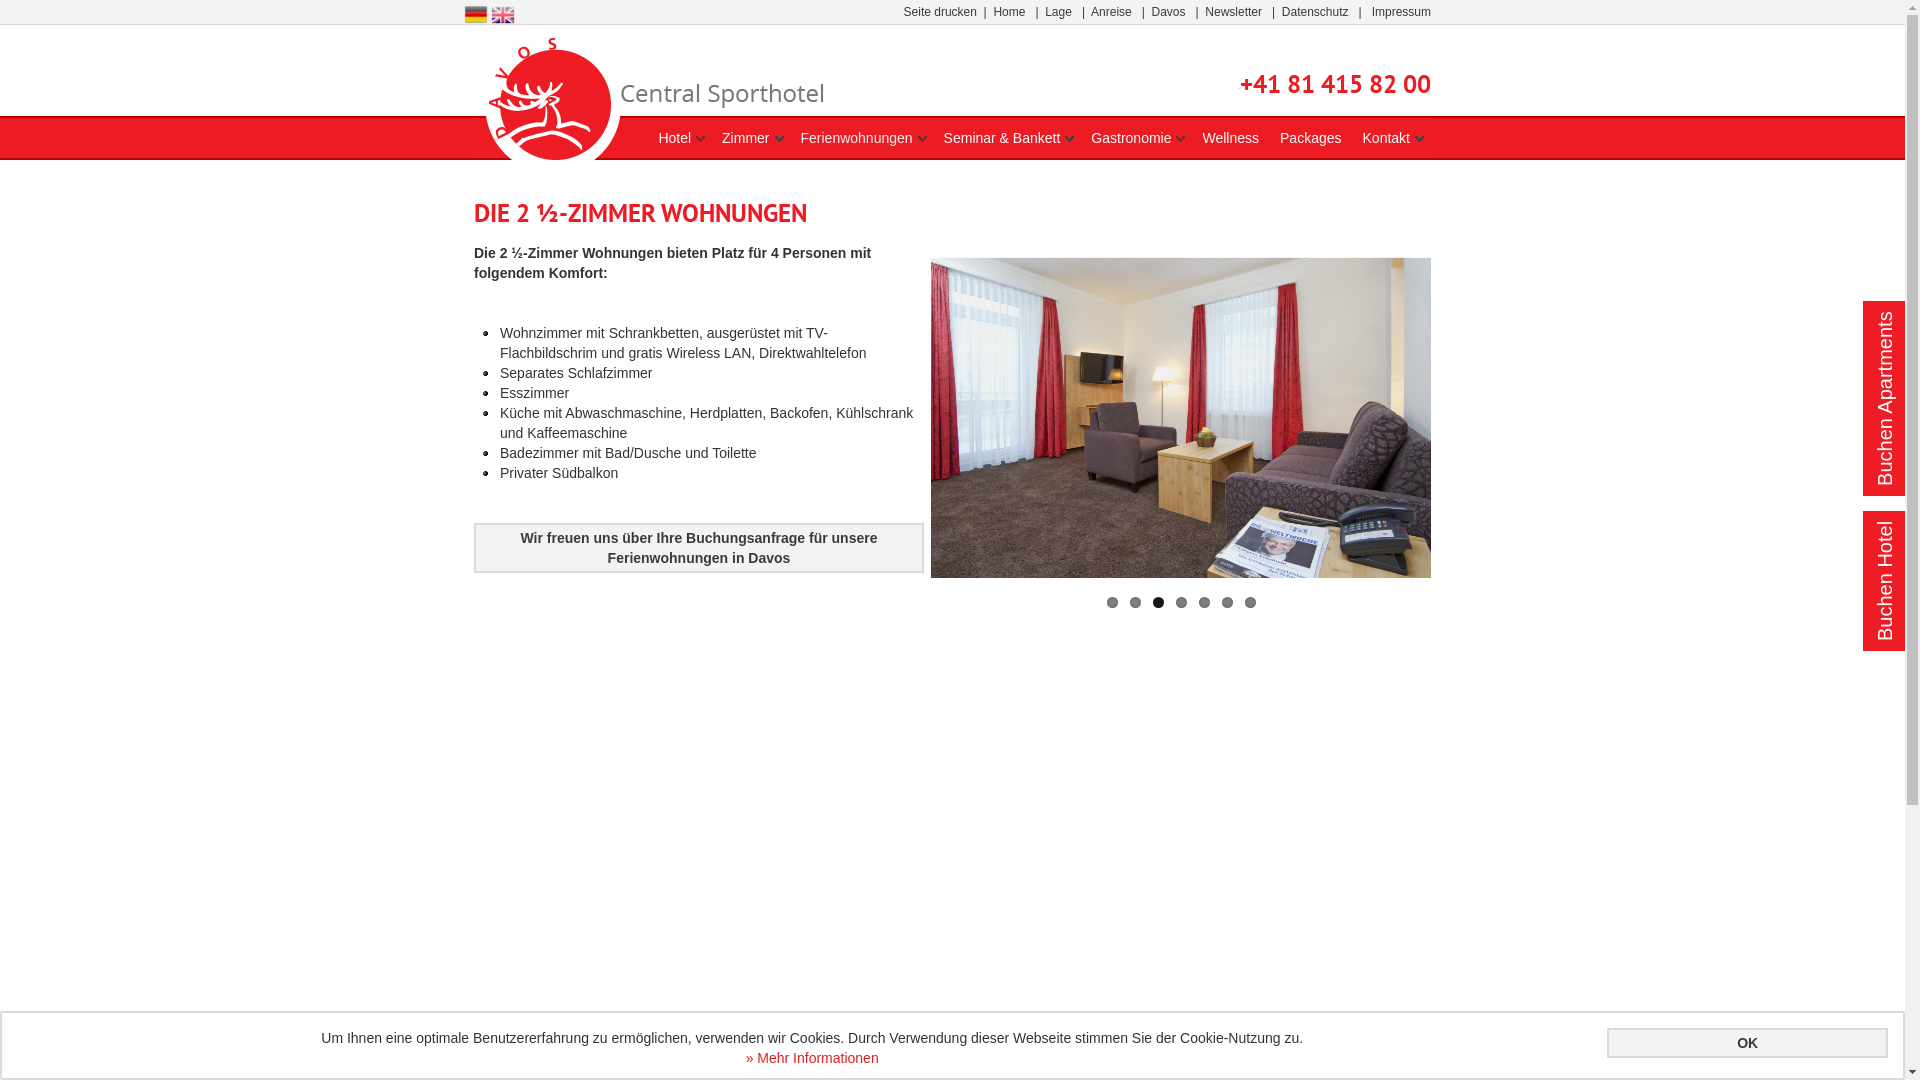 This screenshot has height=1080, width=1920. What do you see at coordinates (1044, 11) in the screenshot?
I see `'Lage'` at bounding box center [1044, 11].